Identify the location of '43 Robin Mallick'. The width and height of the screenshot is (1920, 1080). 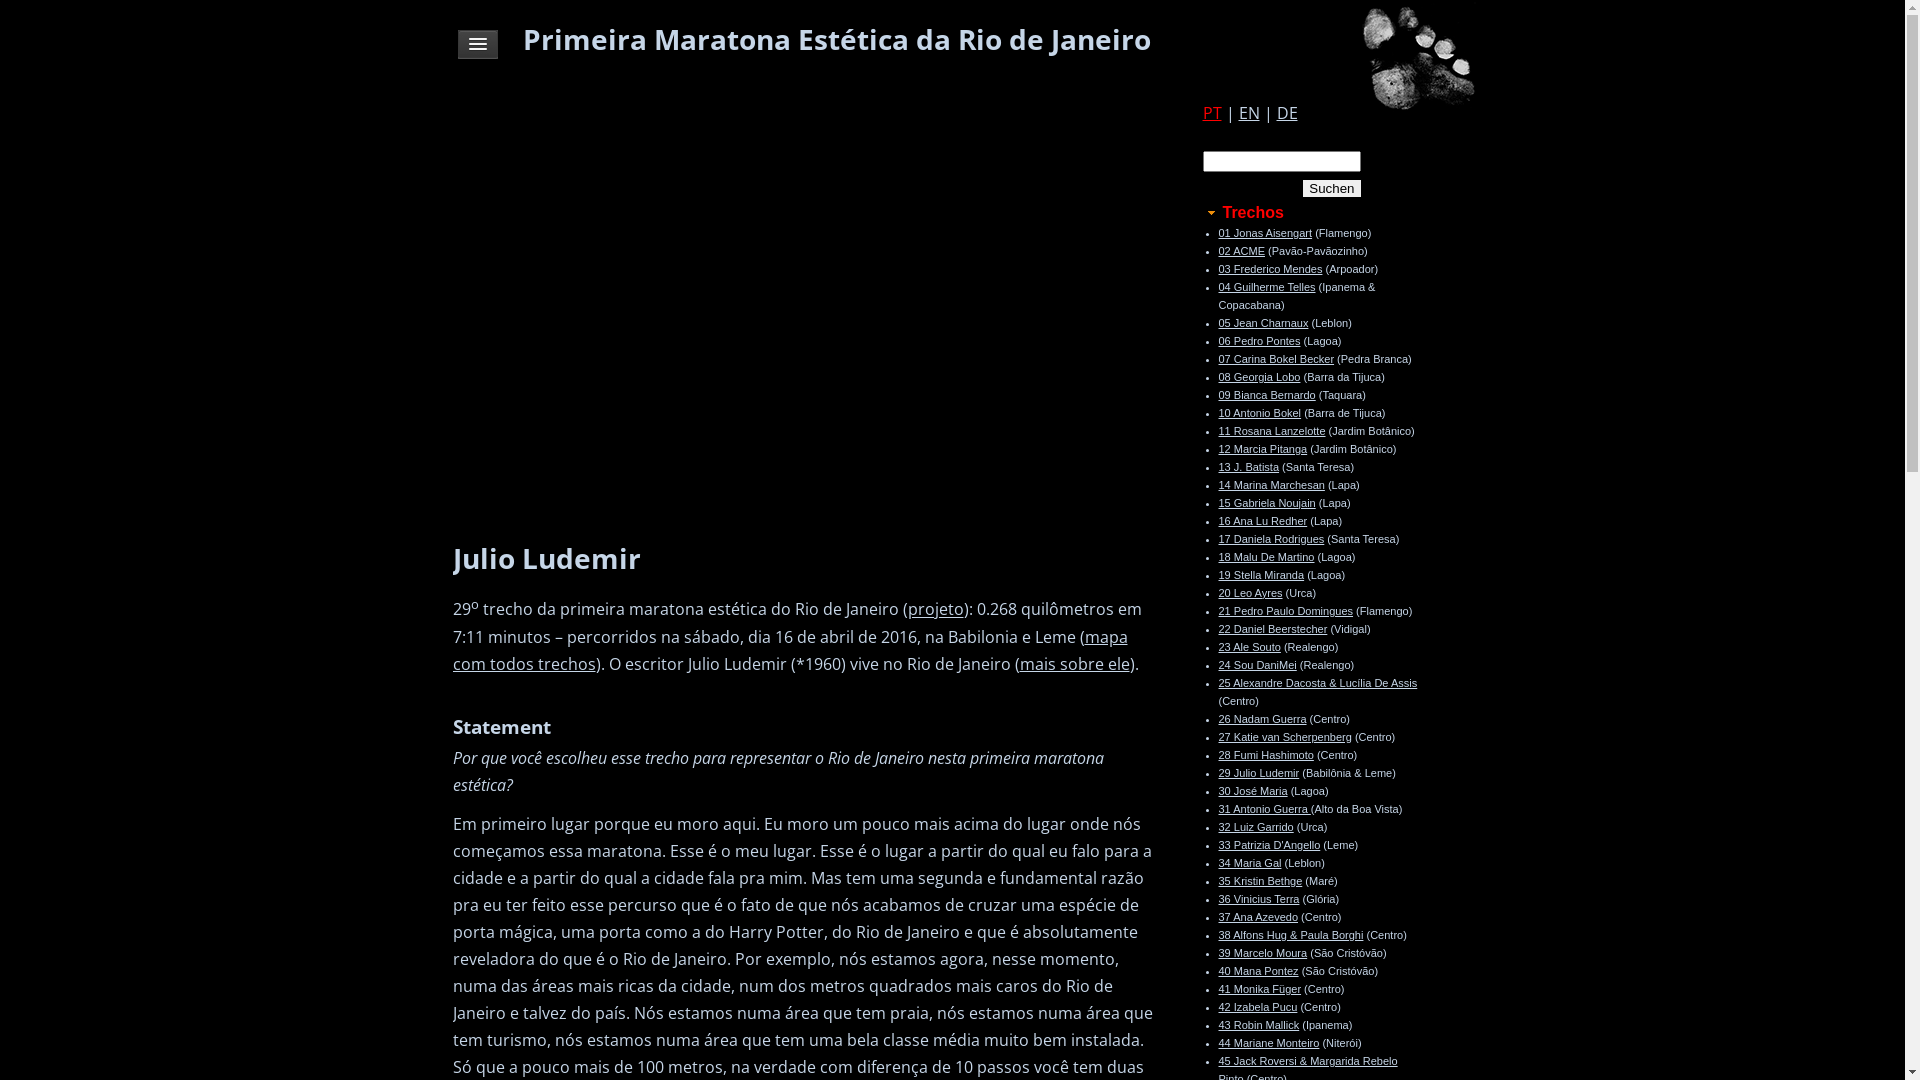
(1257, 1025).